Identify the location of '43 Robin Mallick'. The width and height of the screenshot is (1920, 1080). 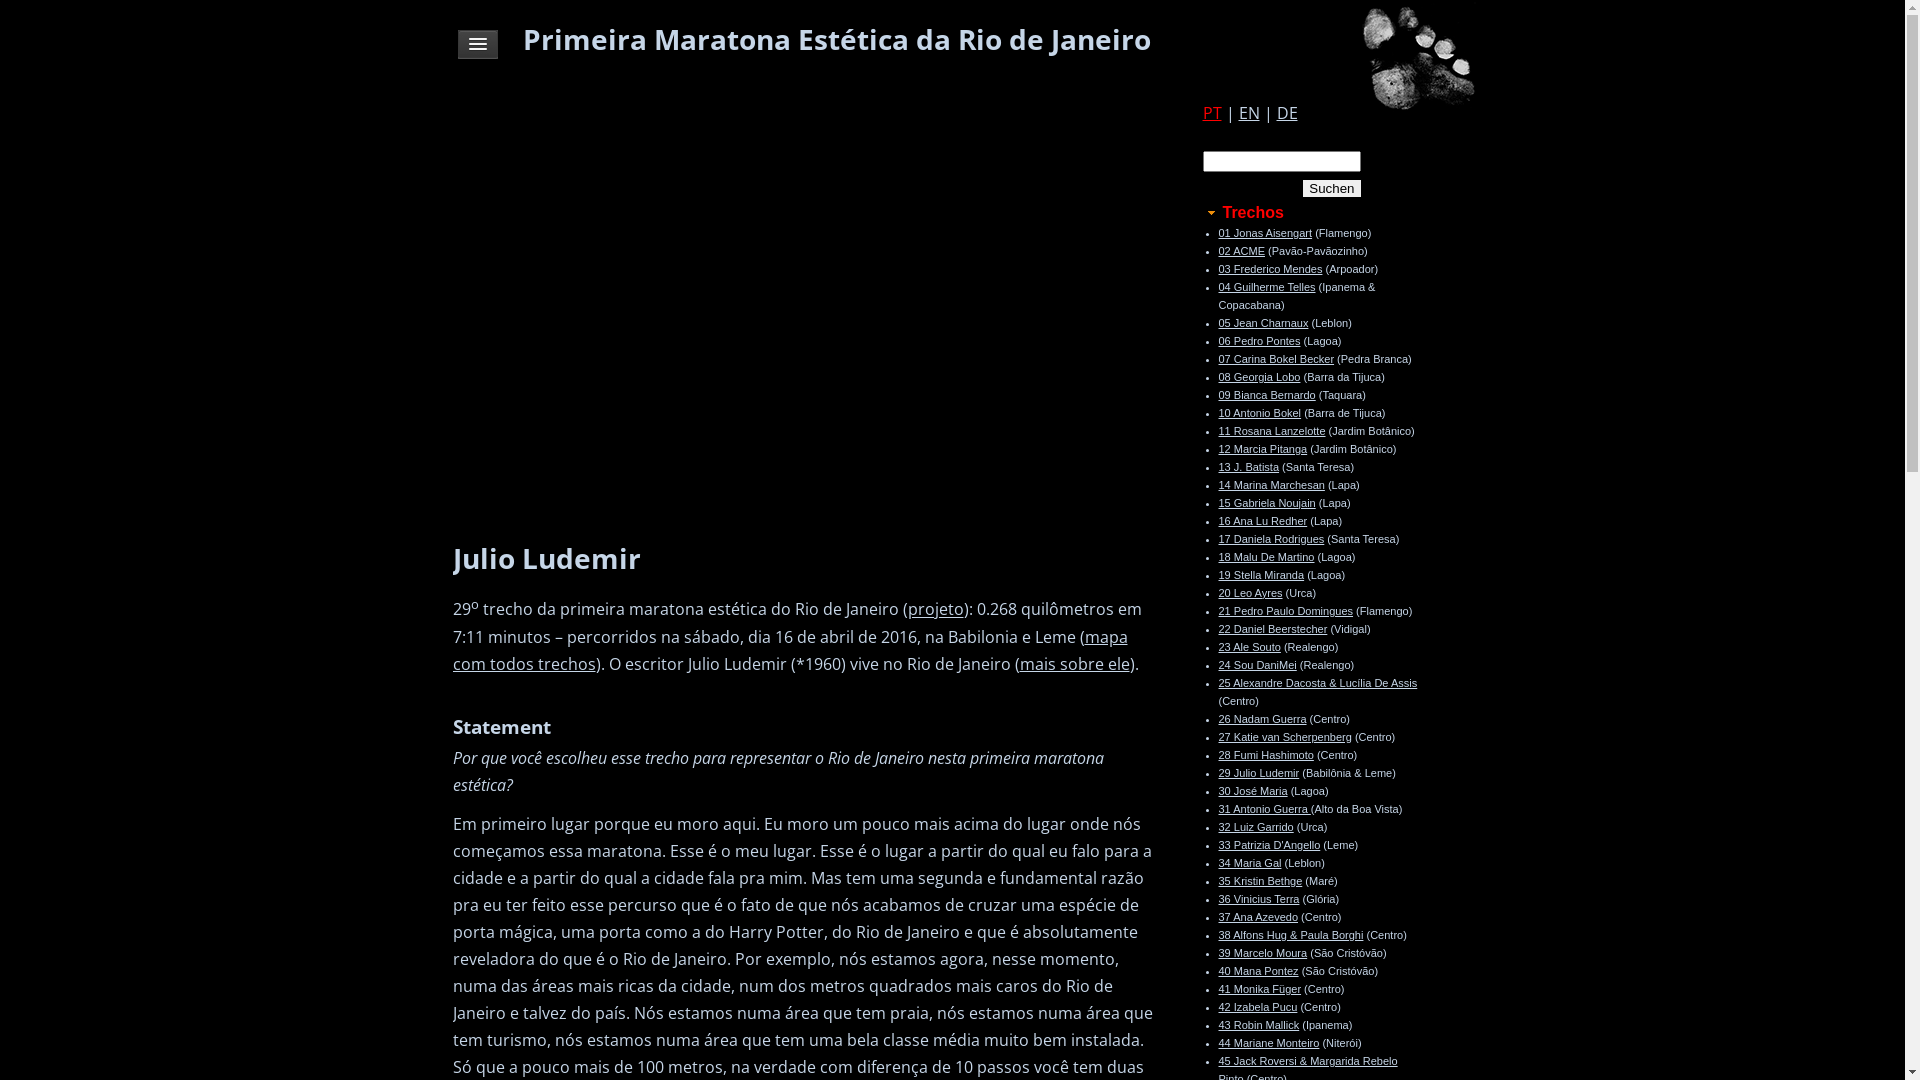
(1257, 1025).